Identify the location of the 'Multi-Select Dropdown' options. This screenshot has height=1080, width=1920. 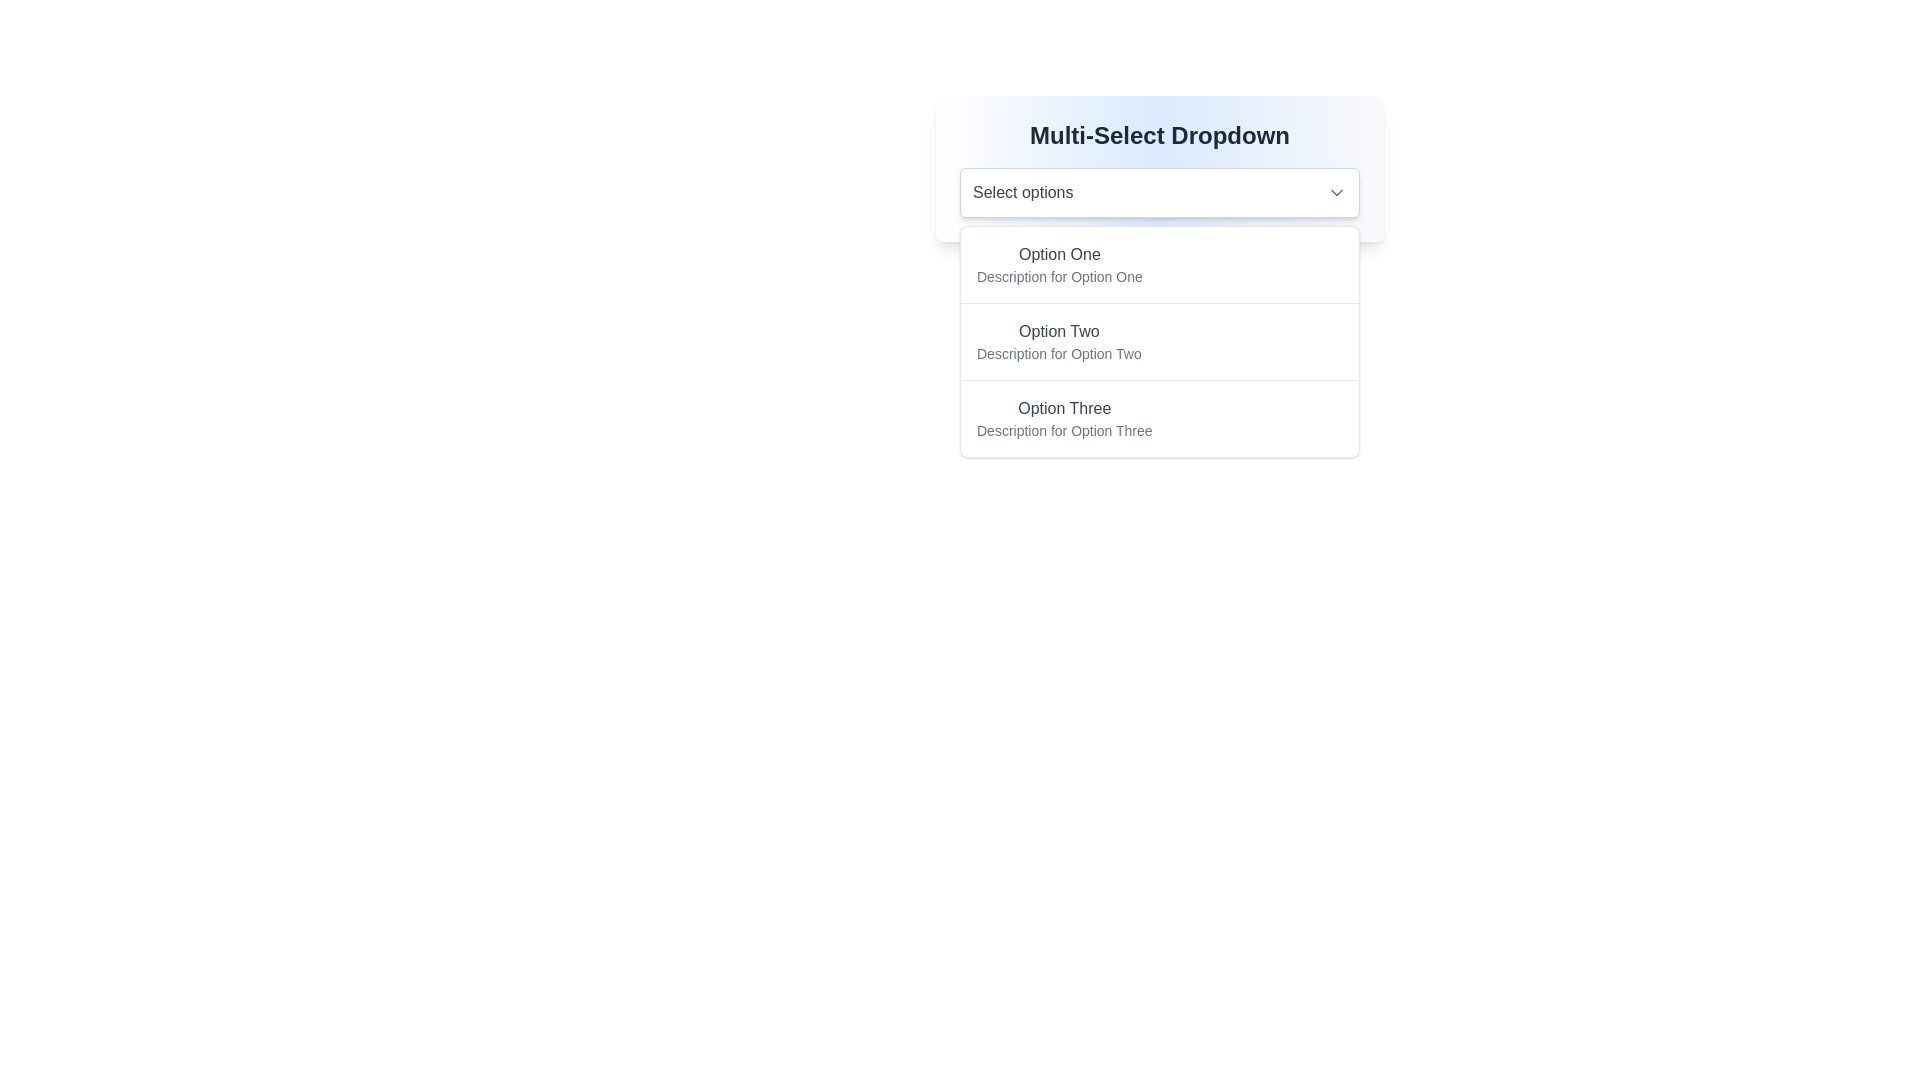
(1160, 168).